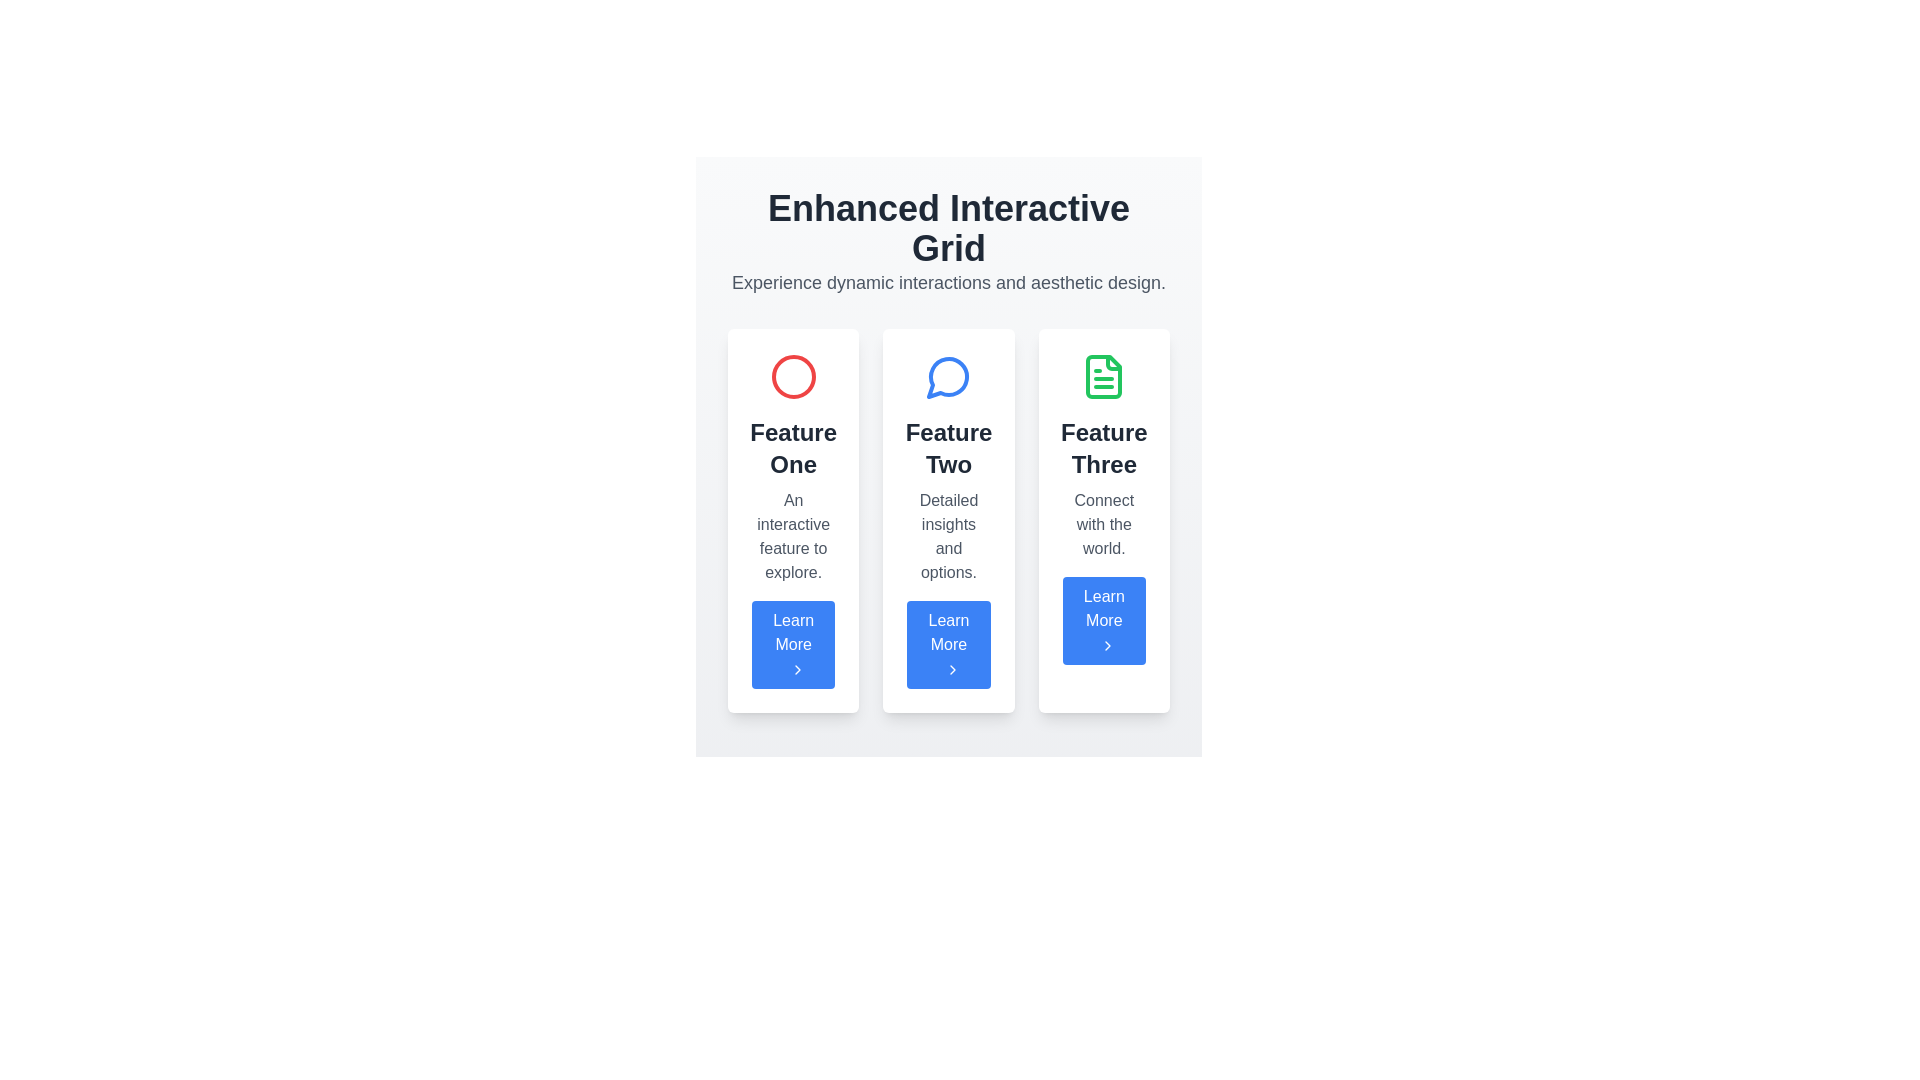  What do you see at coordinates (948, 227) in the screenshot?
I see `the header text element that introduces the section, which is centrally positioned above the sibling text 'Experience dynamic interactions and aesthetic design.'` at bounding box center [948, 227].